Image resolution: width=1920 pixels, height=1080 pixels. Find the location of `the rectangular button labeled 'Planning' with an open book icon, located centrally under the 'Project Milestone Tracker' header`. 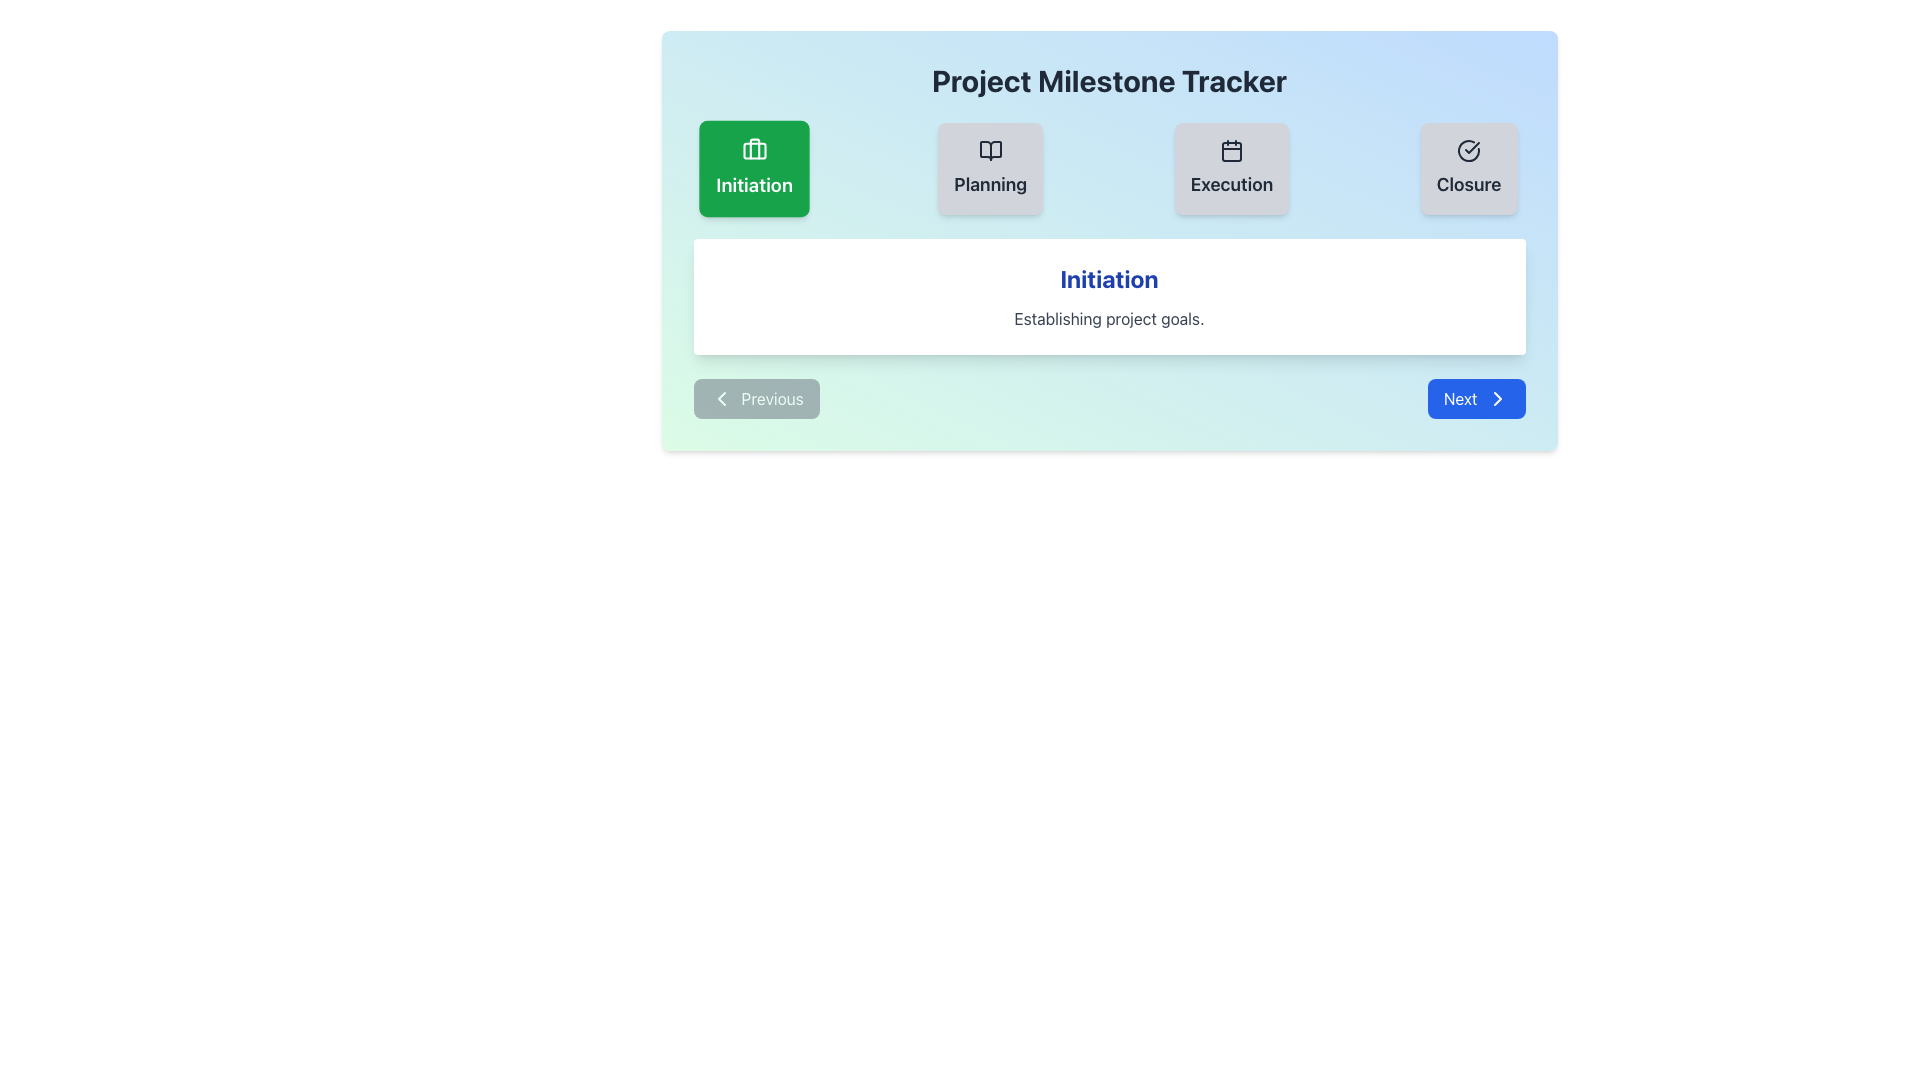

the rectangular button labeled 'Planning' with an open book icon, located centrally under the 'Project Milestone Tracker' header is located at coordinates (990, 168).